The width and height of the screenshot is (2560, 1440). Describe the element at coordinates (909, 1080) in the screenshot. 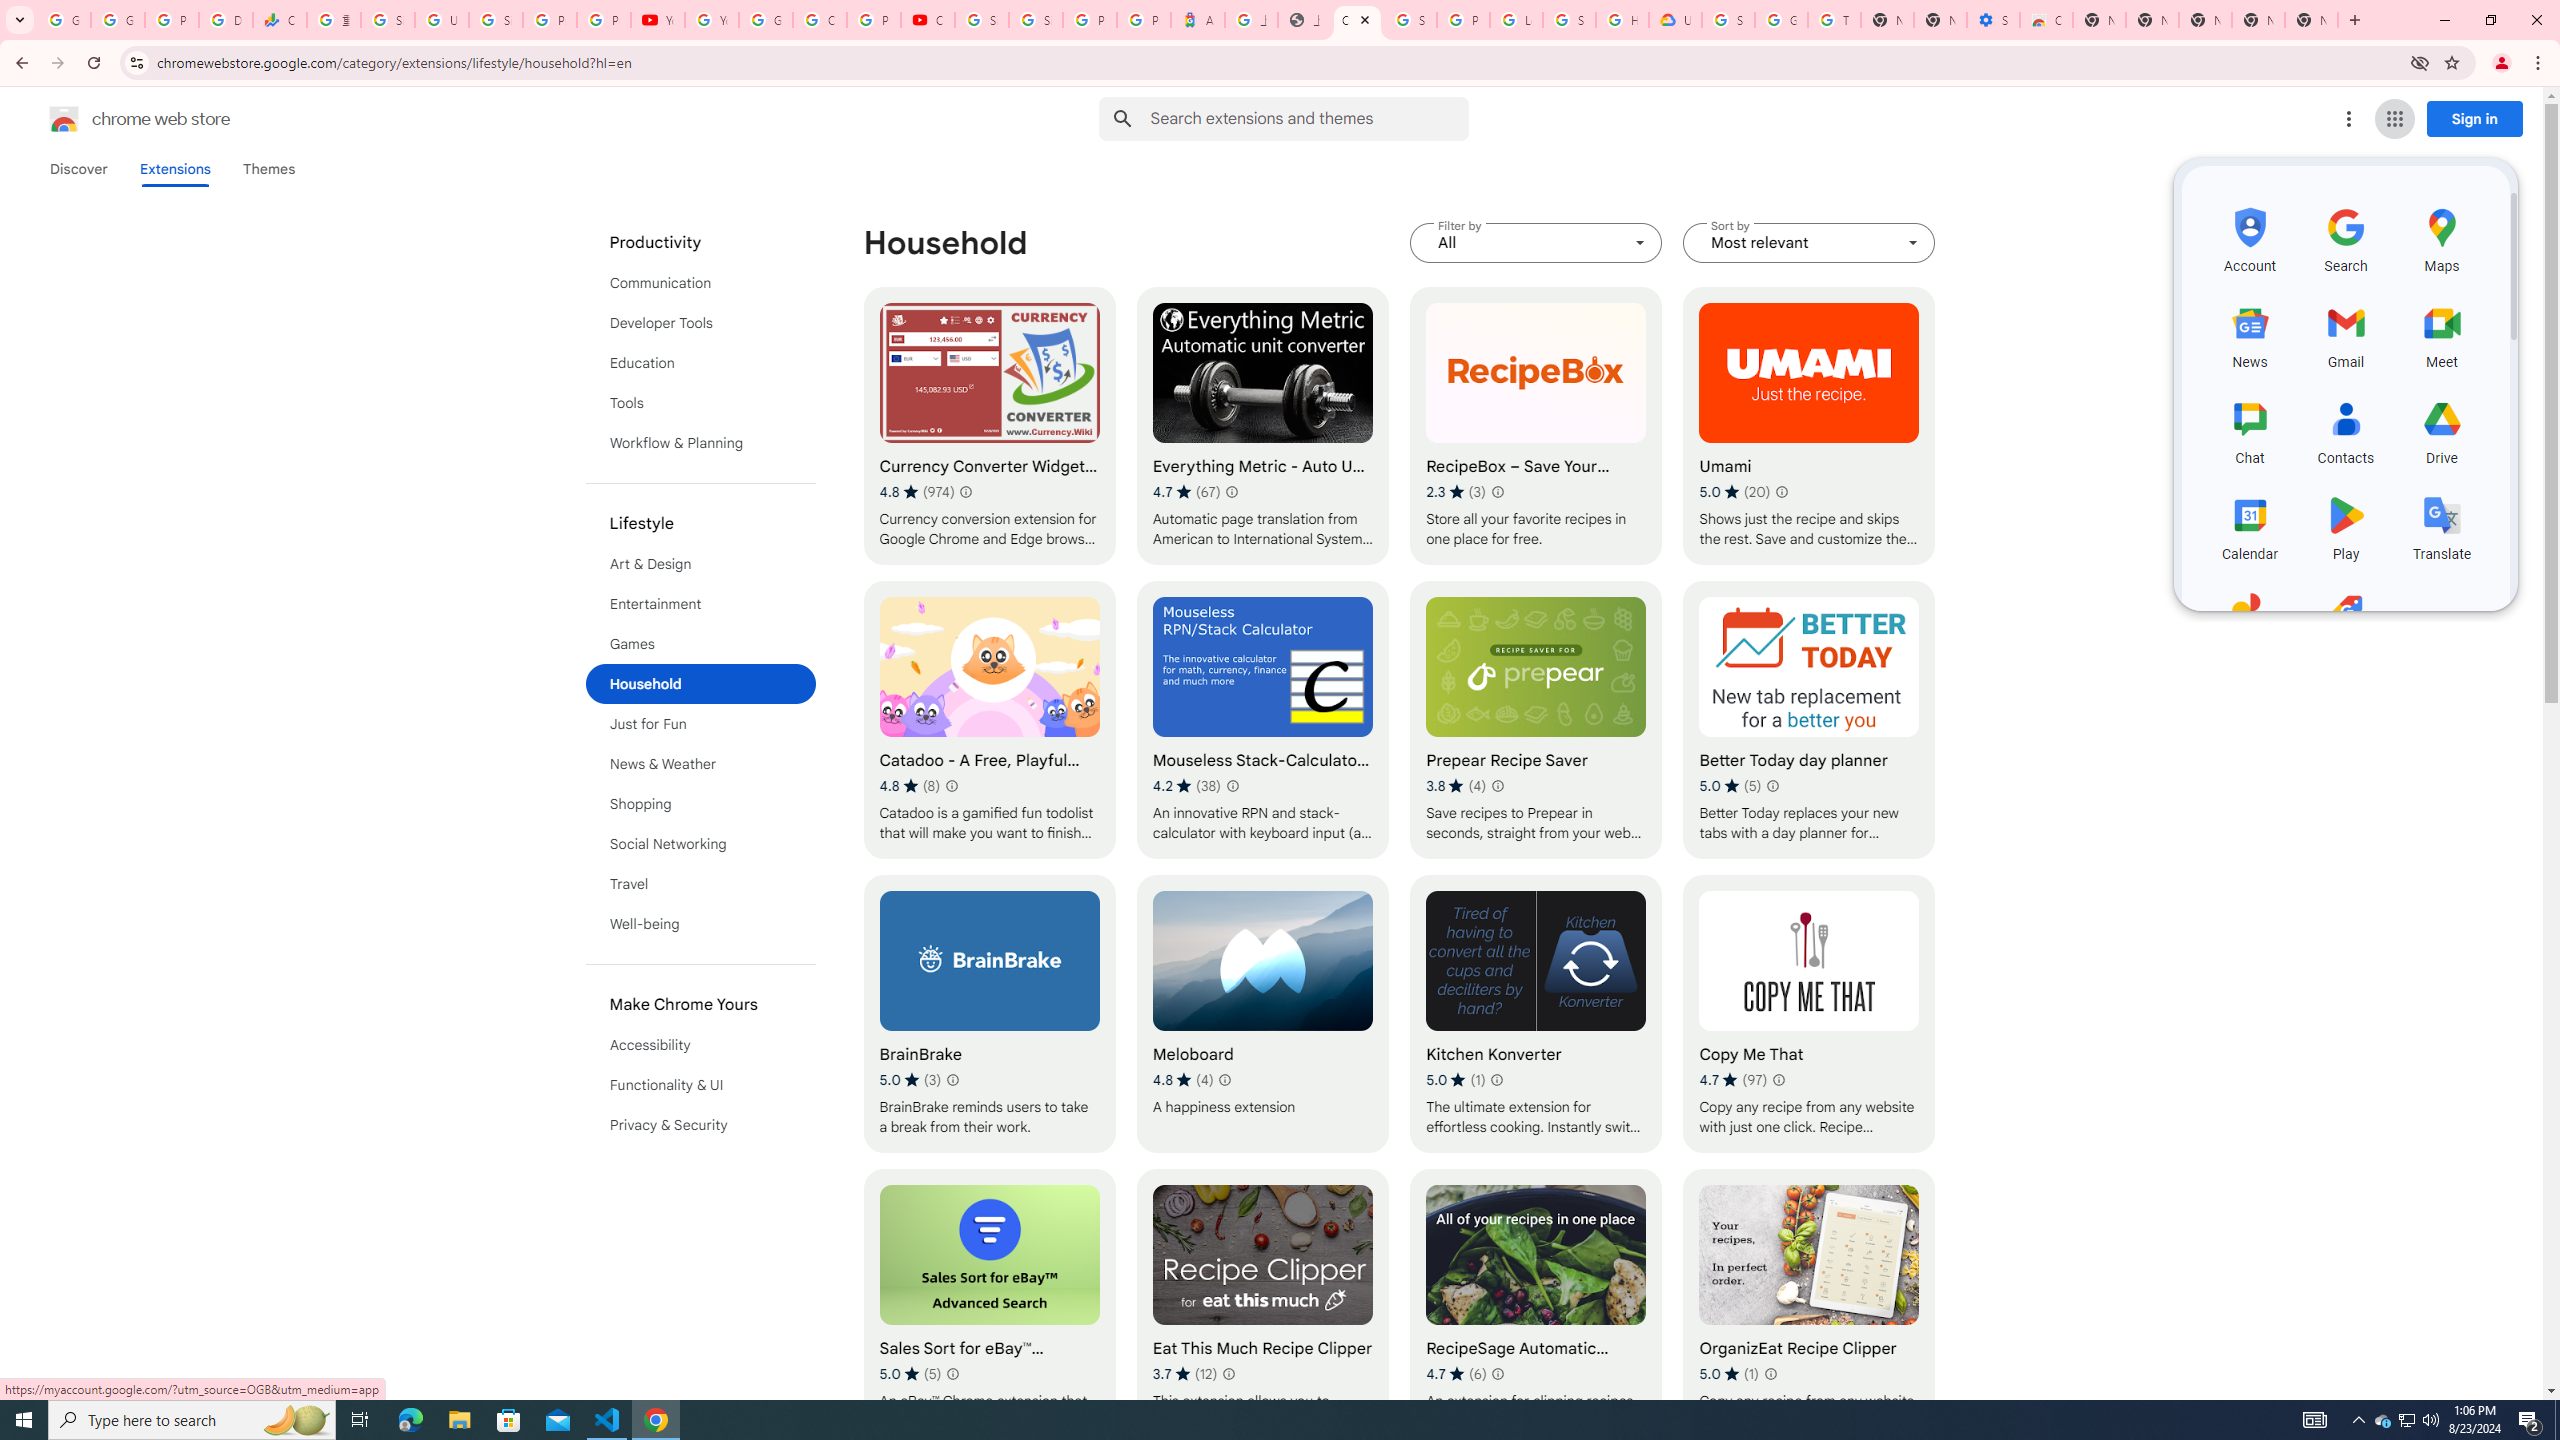

I see `'Average rating 5 out of 5 stars. 3 ratings.'` at that location.